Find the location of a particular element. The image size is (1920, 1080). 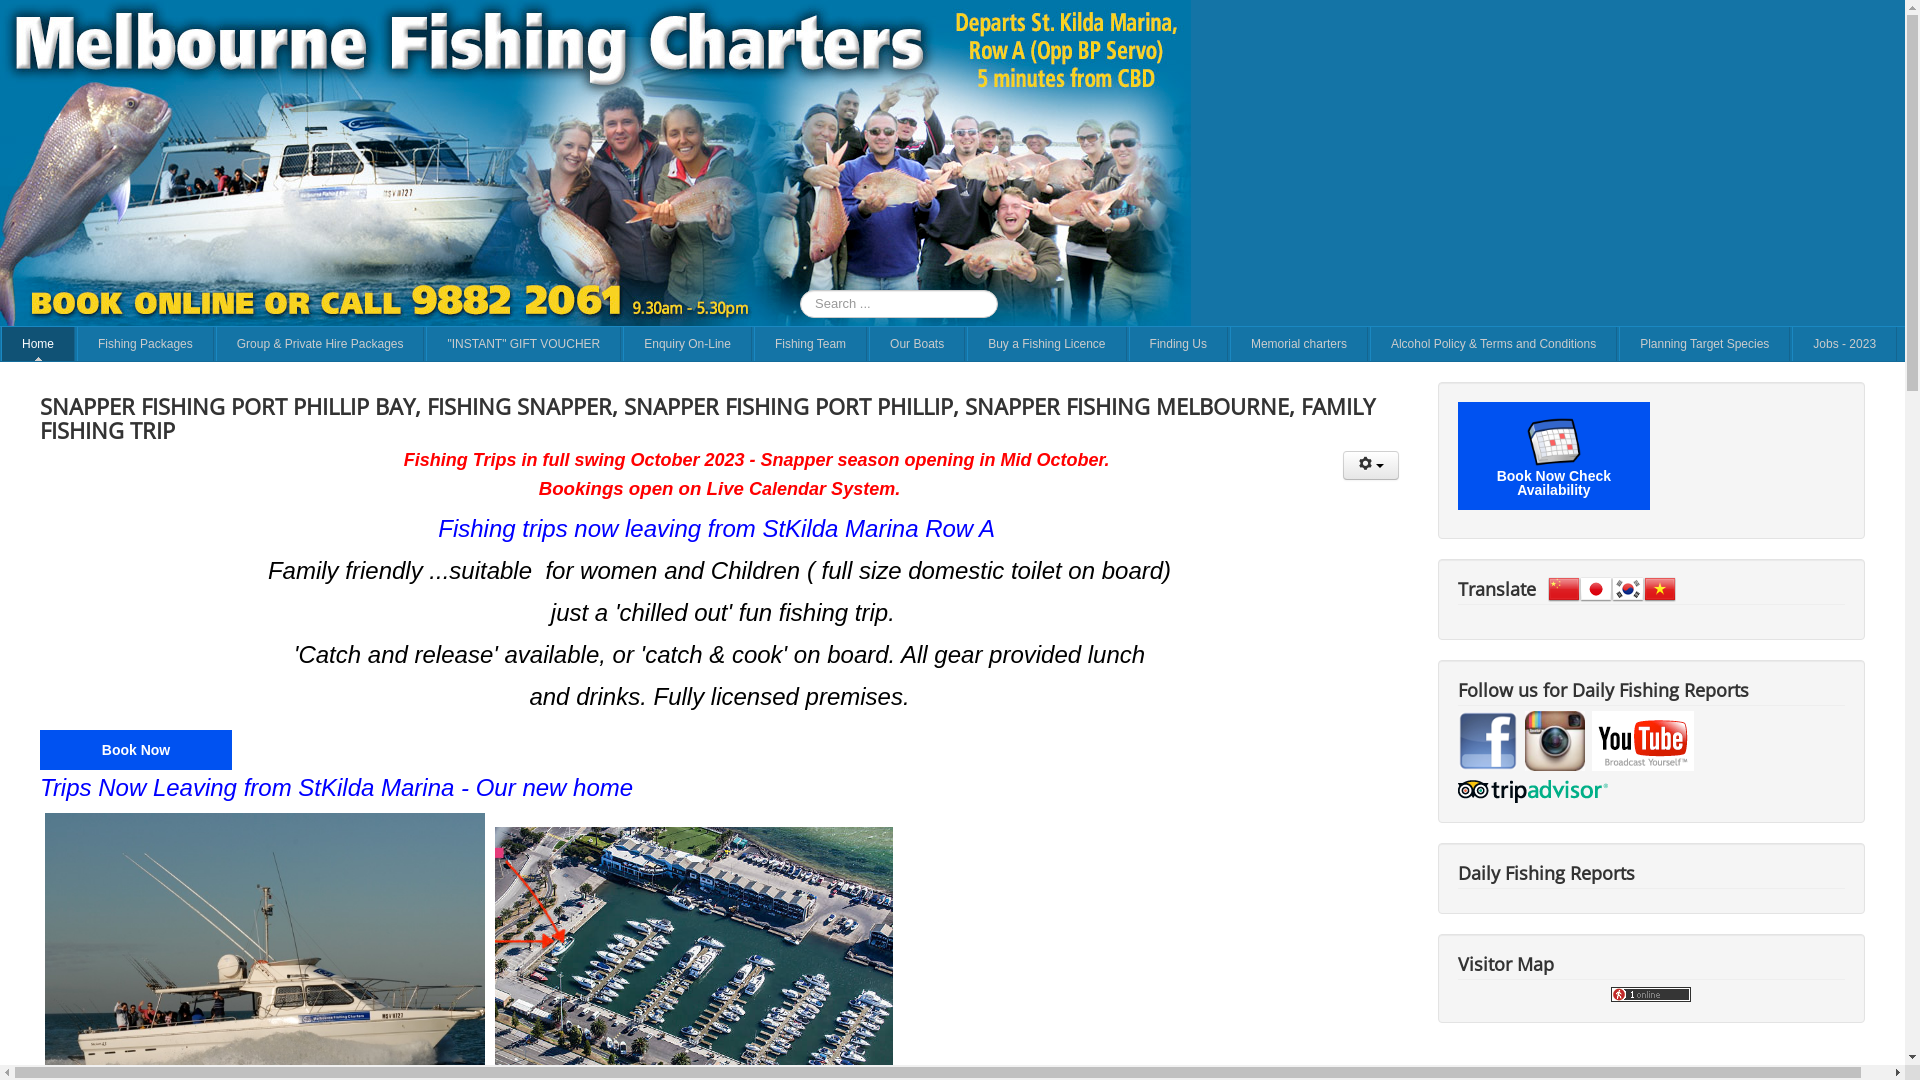

'Finding Us' is located at coordinates (1178, 342).